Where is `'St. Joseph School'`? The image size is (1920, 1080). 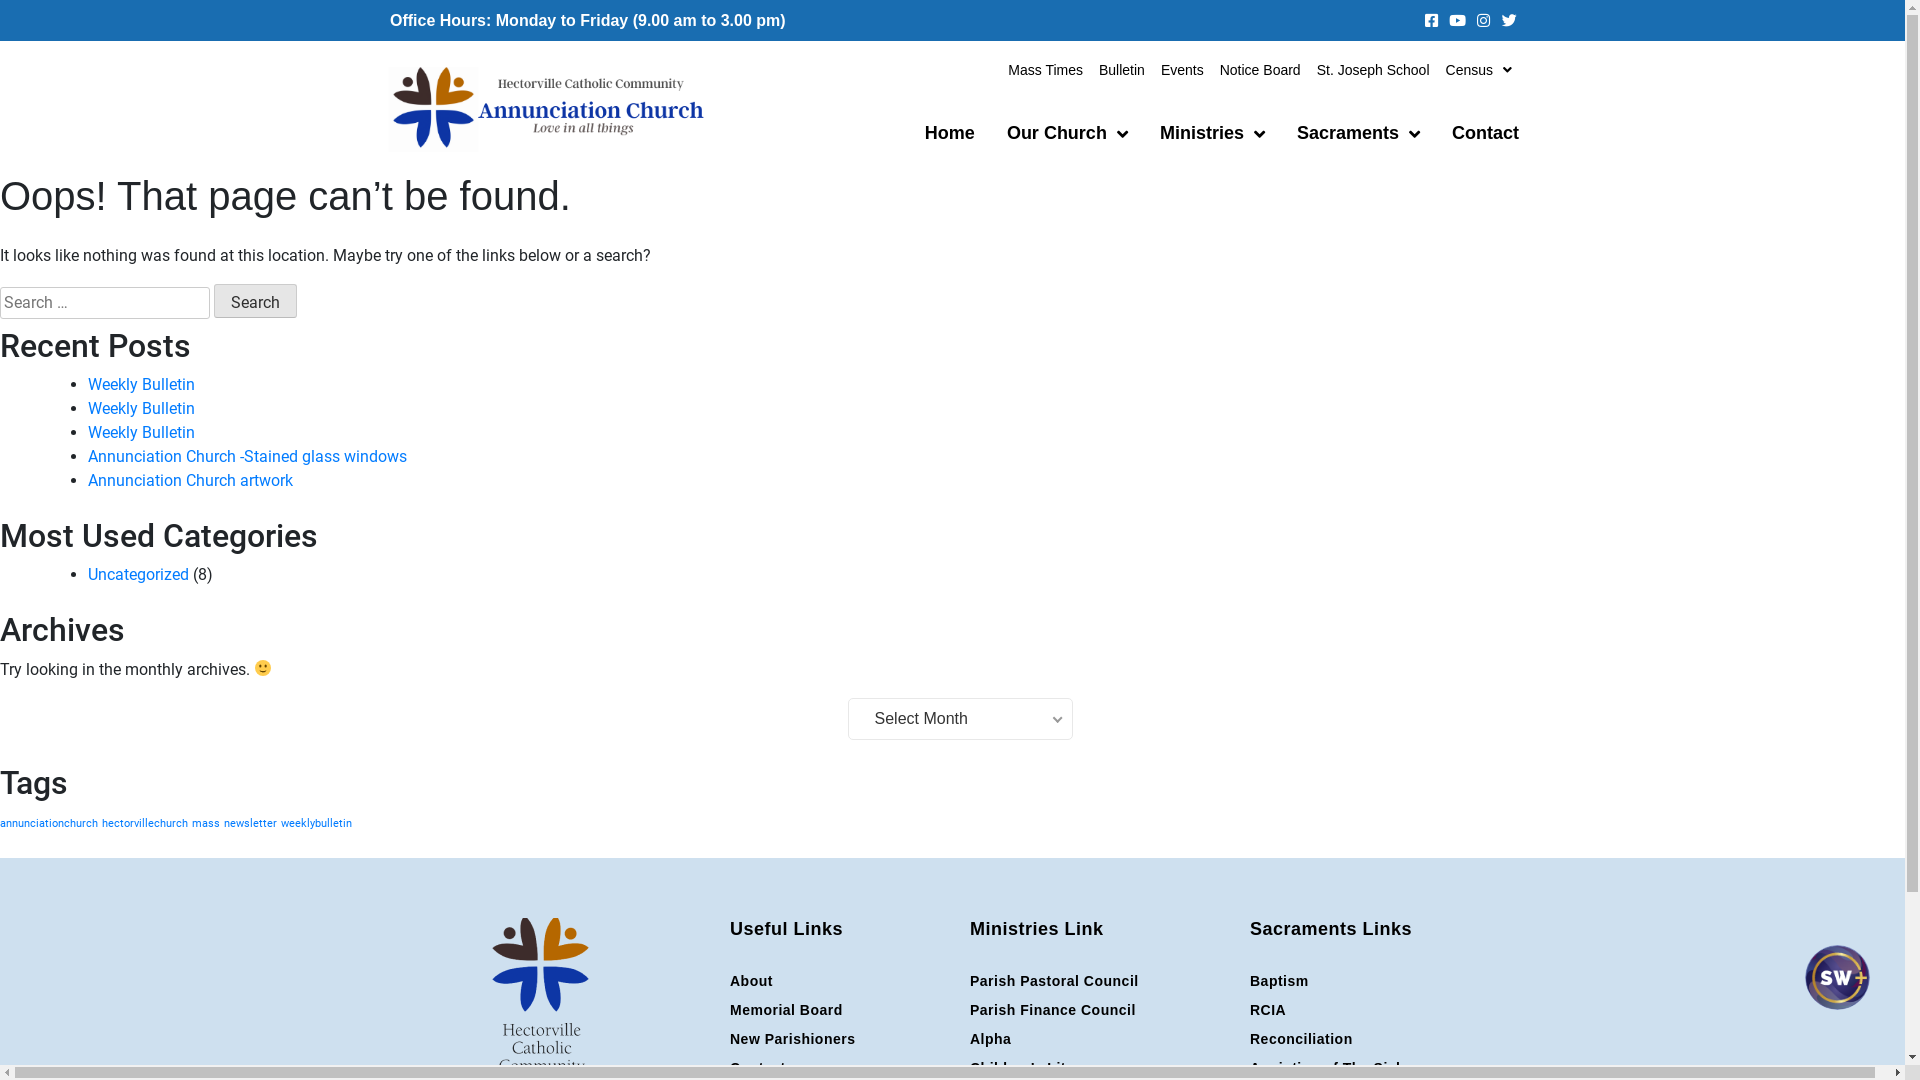 'St. Joseph School' is located at coordinates (1372, 68).